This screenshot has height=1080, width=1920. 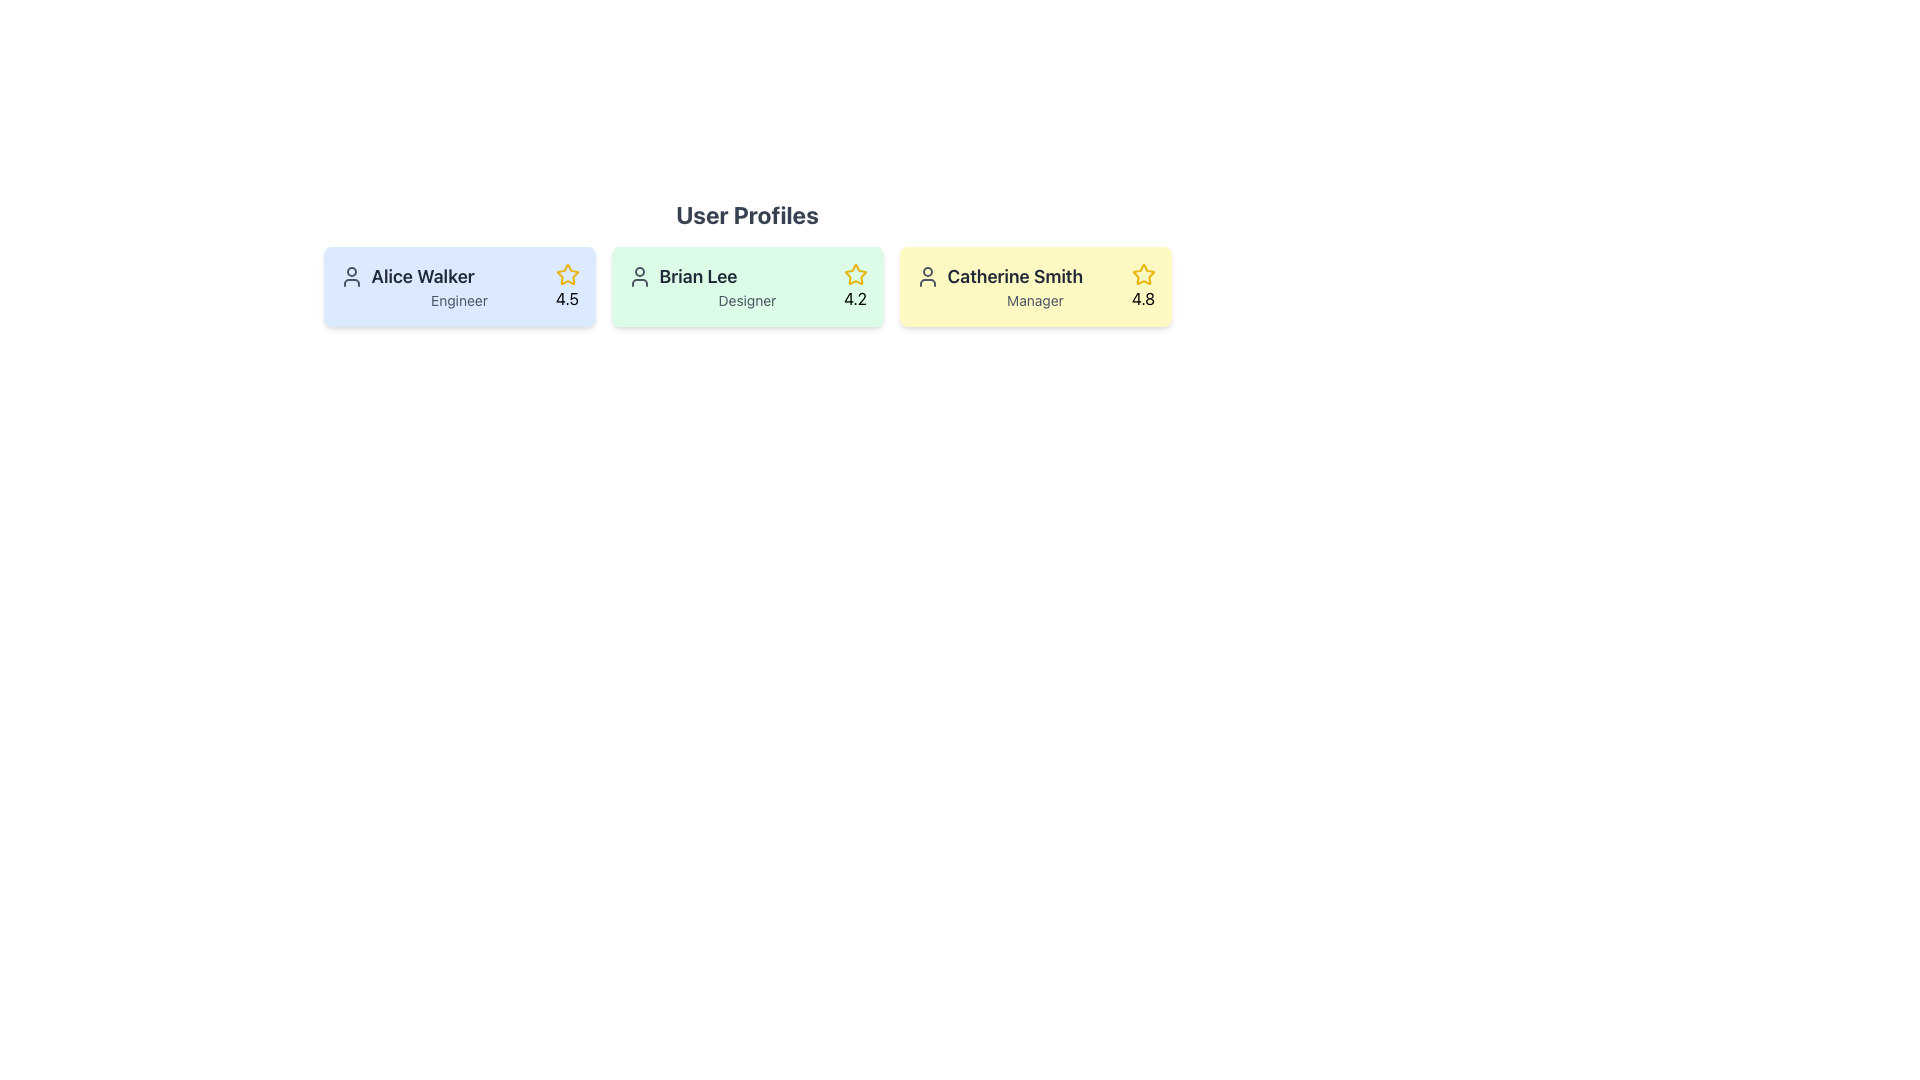 What do you see at coordinates (1143, 286) in the screenshot?
I see `the Rating indicator located in the top-right corner of the 'Catherine Smith' profile card, which shows a numerical value and a star icon, indicating customer feedback or performance` at bounding box center [1143, 286].